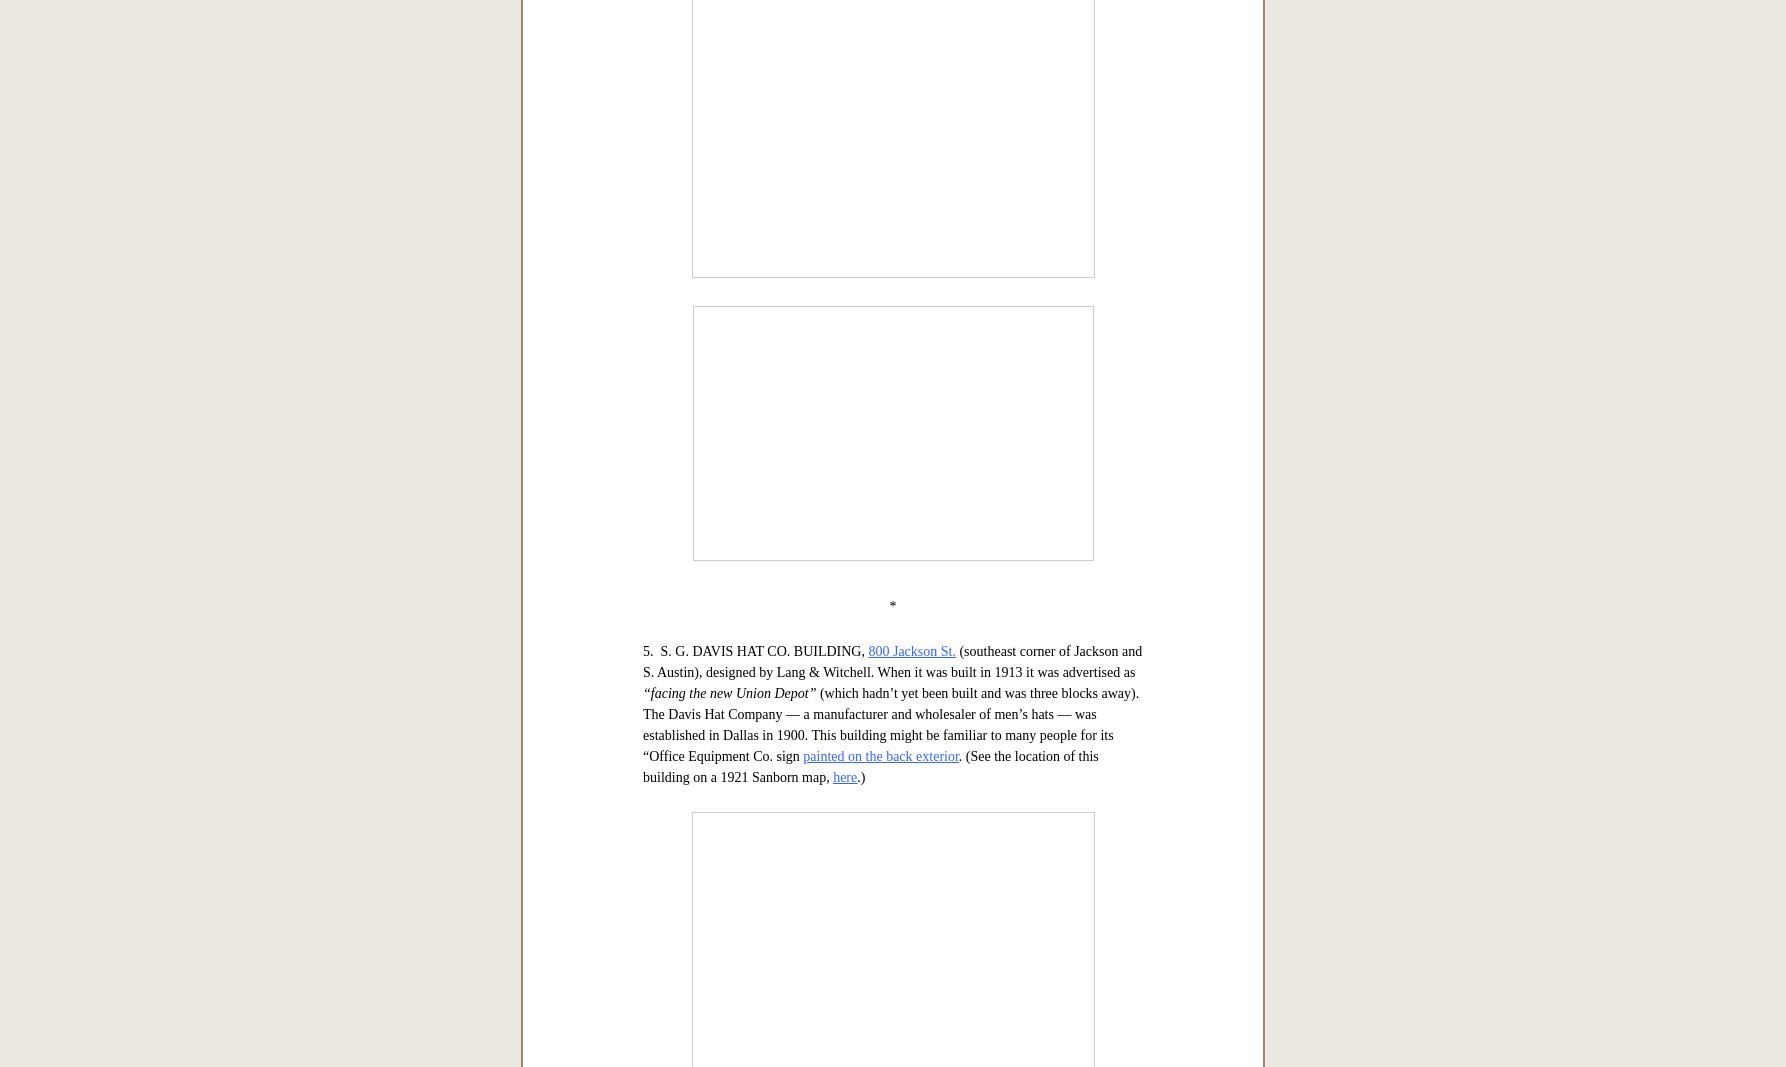  Describe the element at coordinates (887, 312) in the screenshot. I see `'4.  COTTON EXCHANGE BUILDING, 401 S. Akard (southwest corner of S. Akard & Wood), designed by Lang & Witchell. Built in 1911, this was the hub of the cotton market in Dallas, a city which, in a 1912 article in'` at that location.